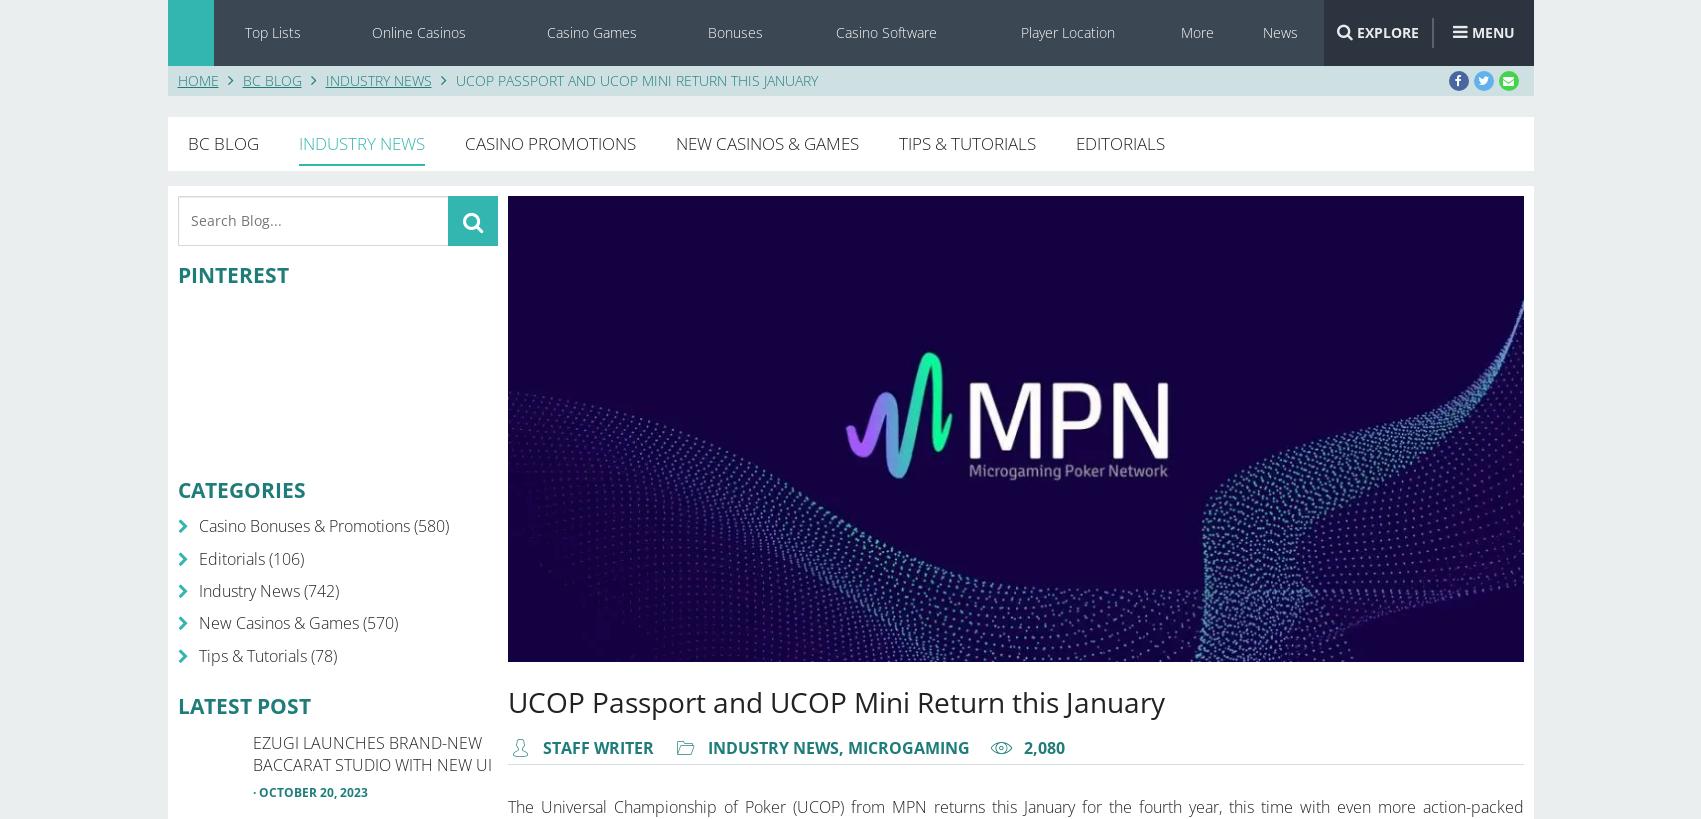  I want to click on 'Industry News (742)', so click(268, 589).